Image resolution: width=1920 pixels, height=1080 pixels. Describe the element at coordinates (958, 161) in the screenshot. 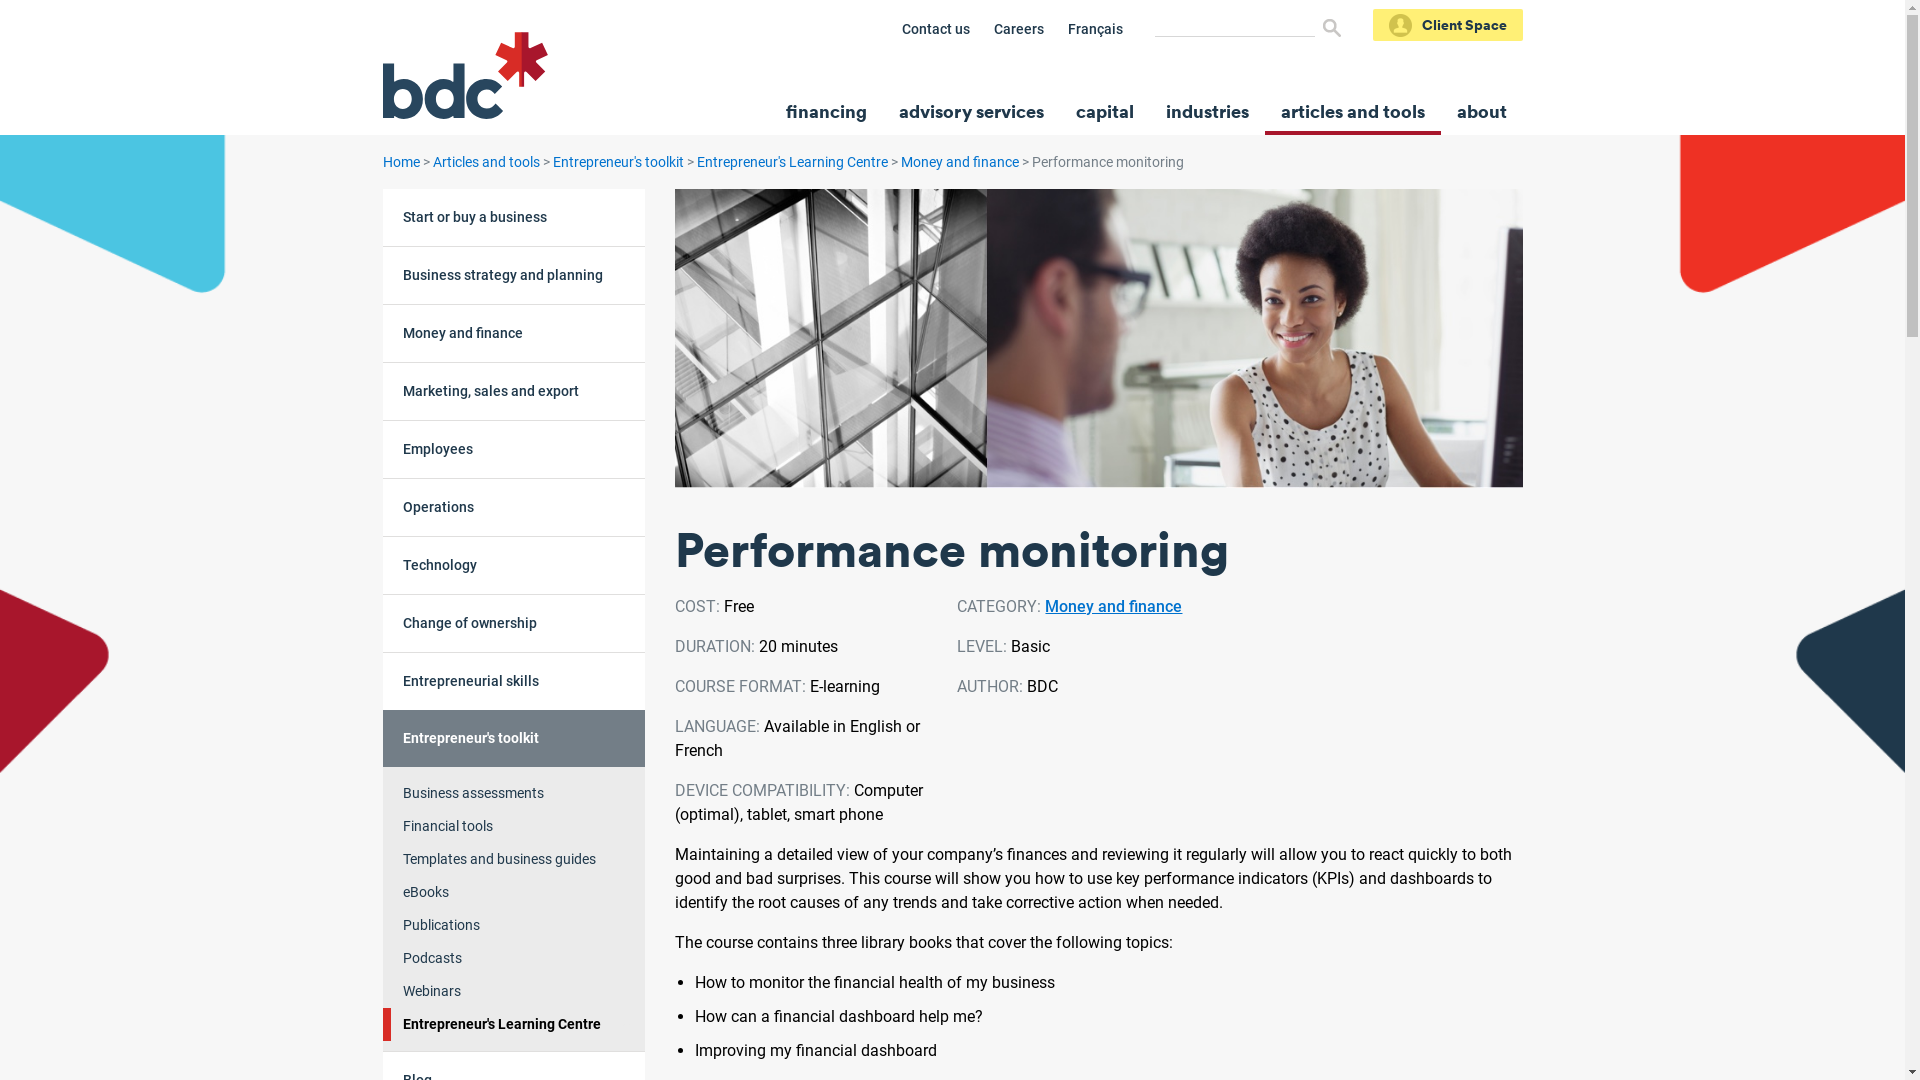

I see `'Money and finance'` at that location.